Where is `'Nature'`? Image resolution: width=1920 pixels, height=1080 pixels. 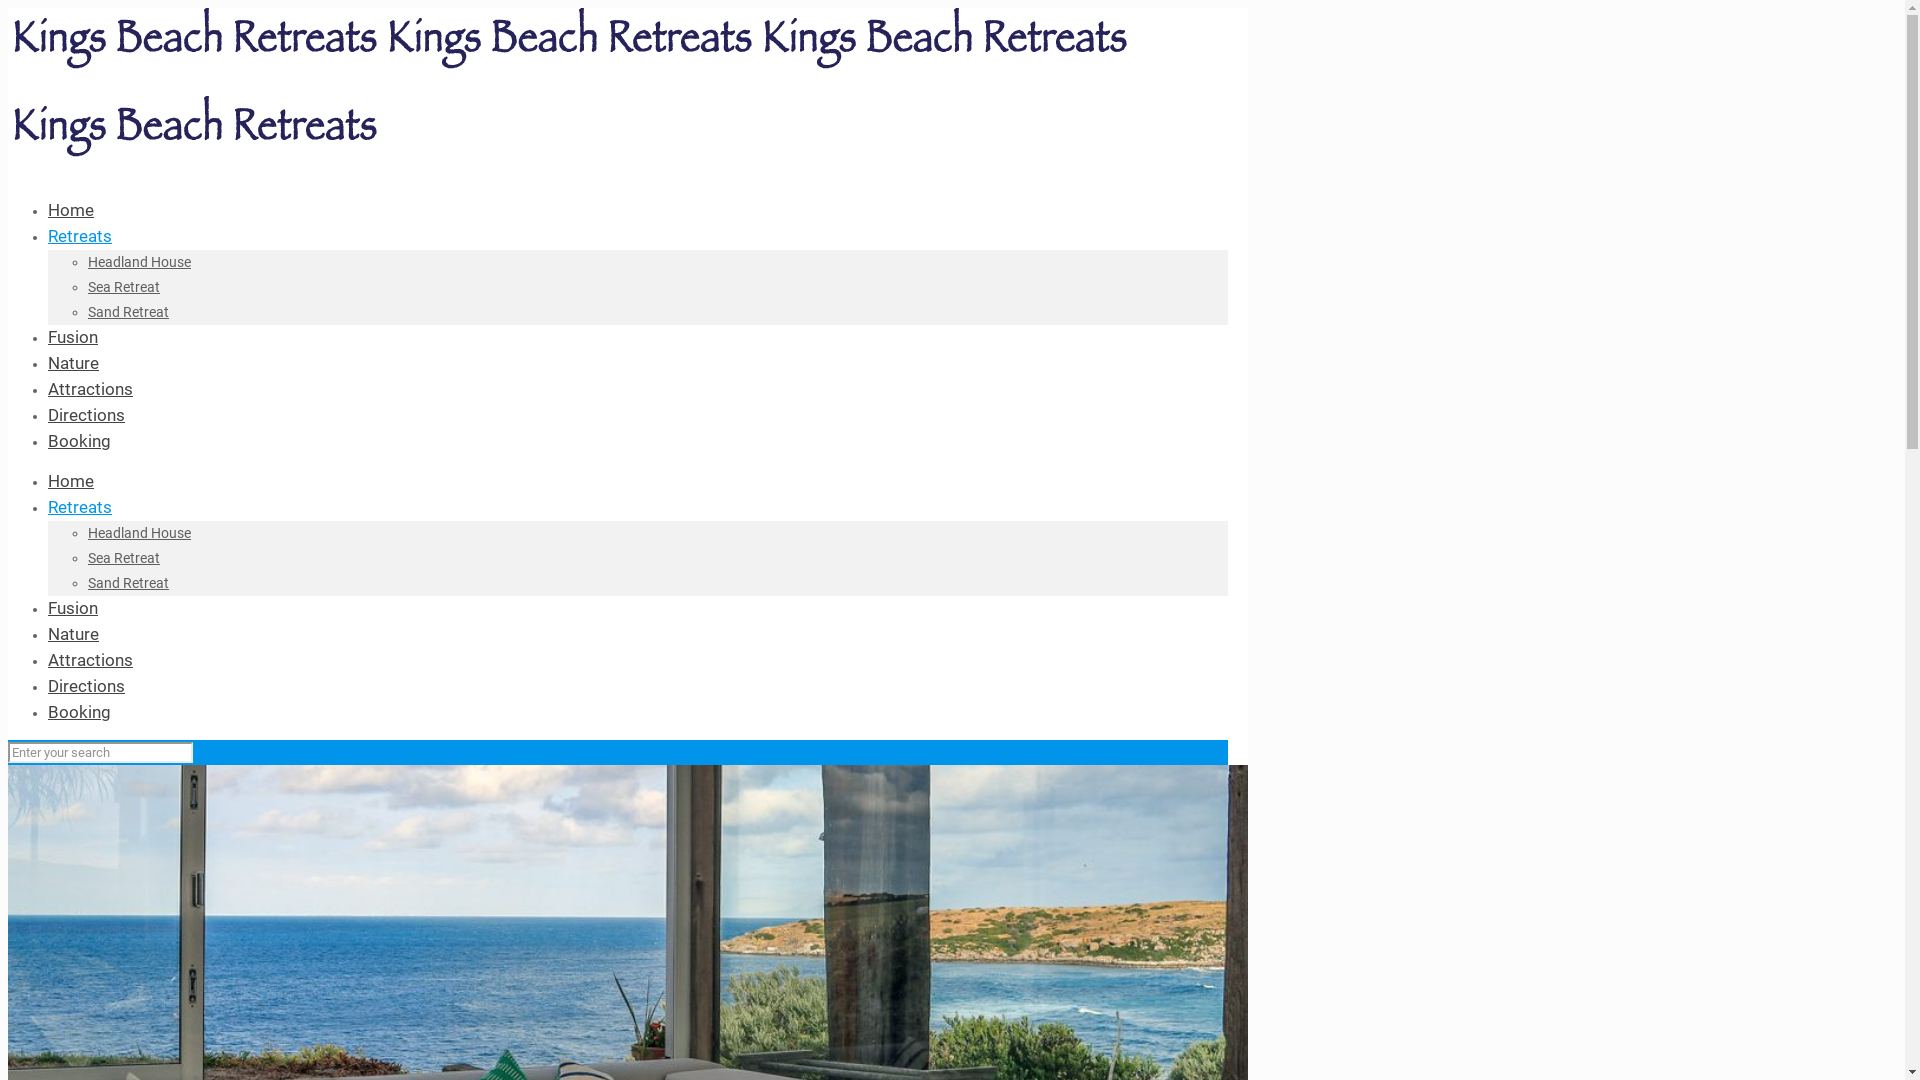
'Nature' is located at coordinates (73, 362).